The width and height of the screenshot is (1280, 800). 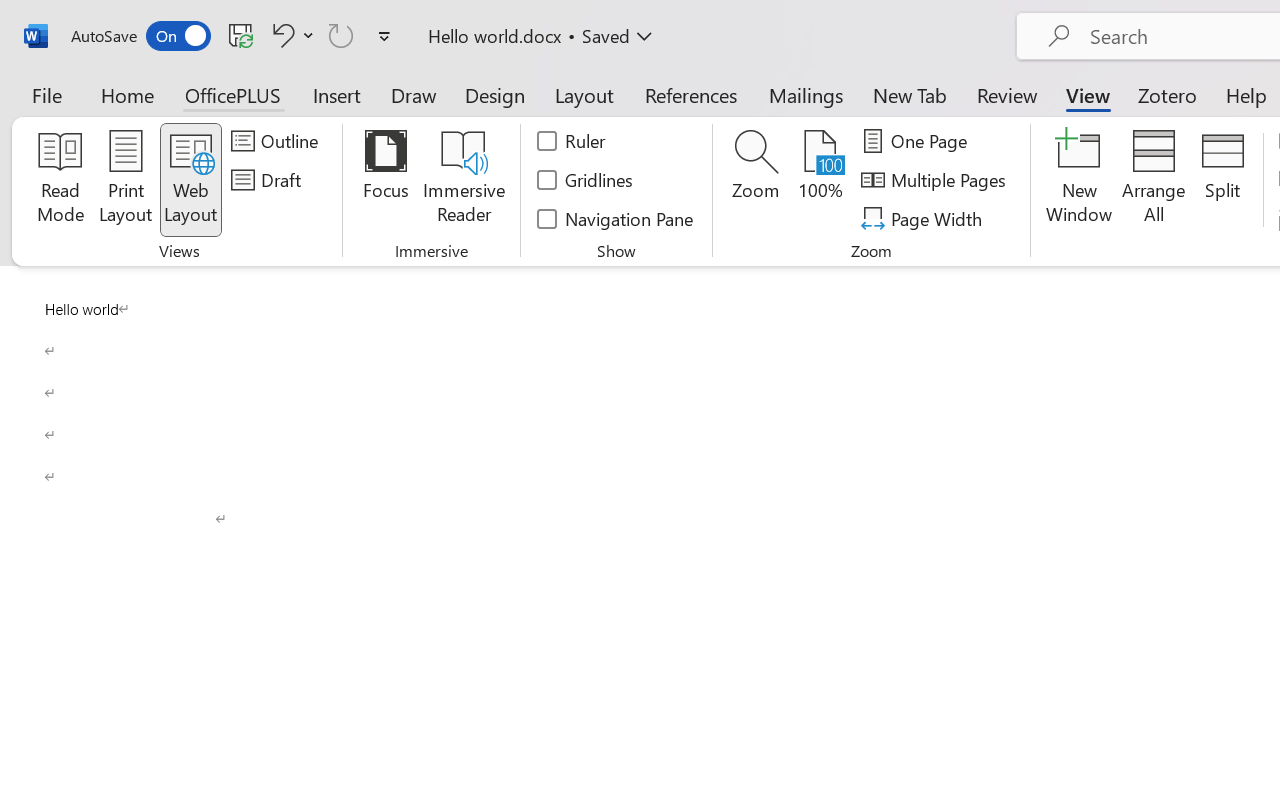 What do you see at coordinates (413, 94) in the screenshot?
I see `'Draw'` at bounding box center [413, 94].